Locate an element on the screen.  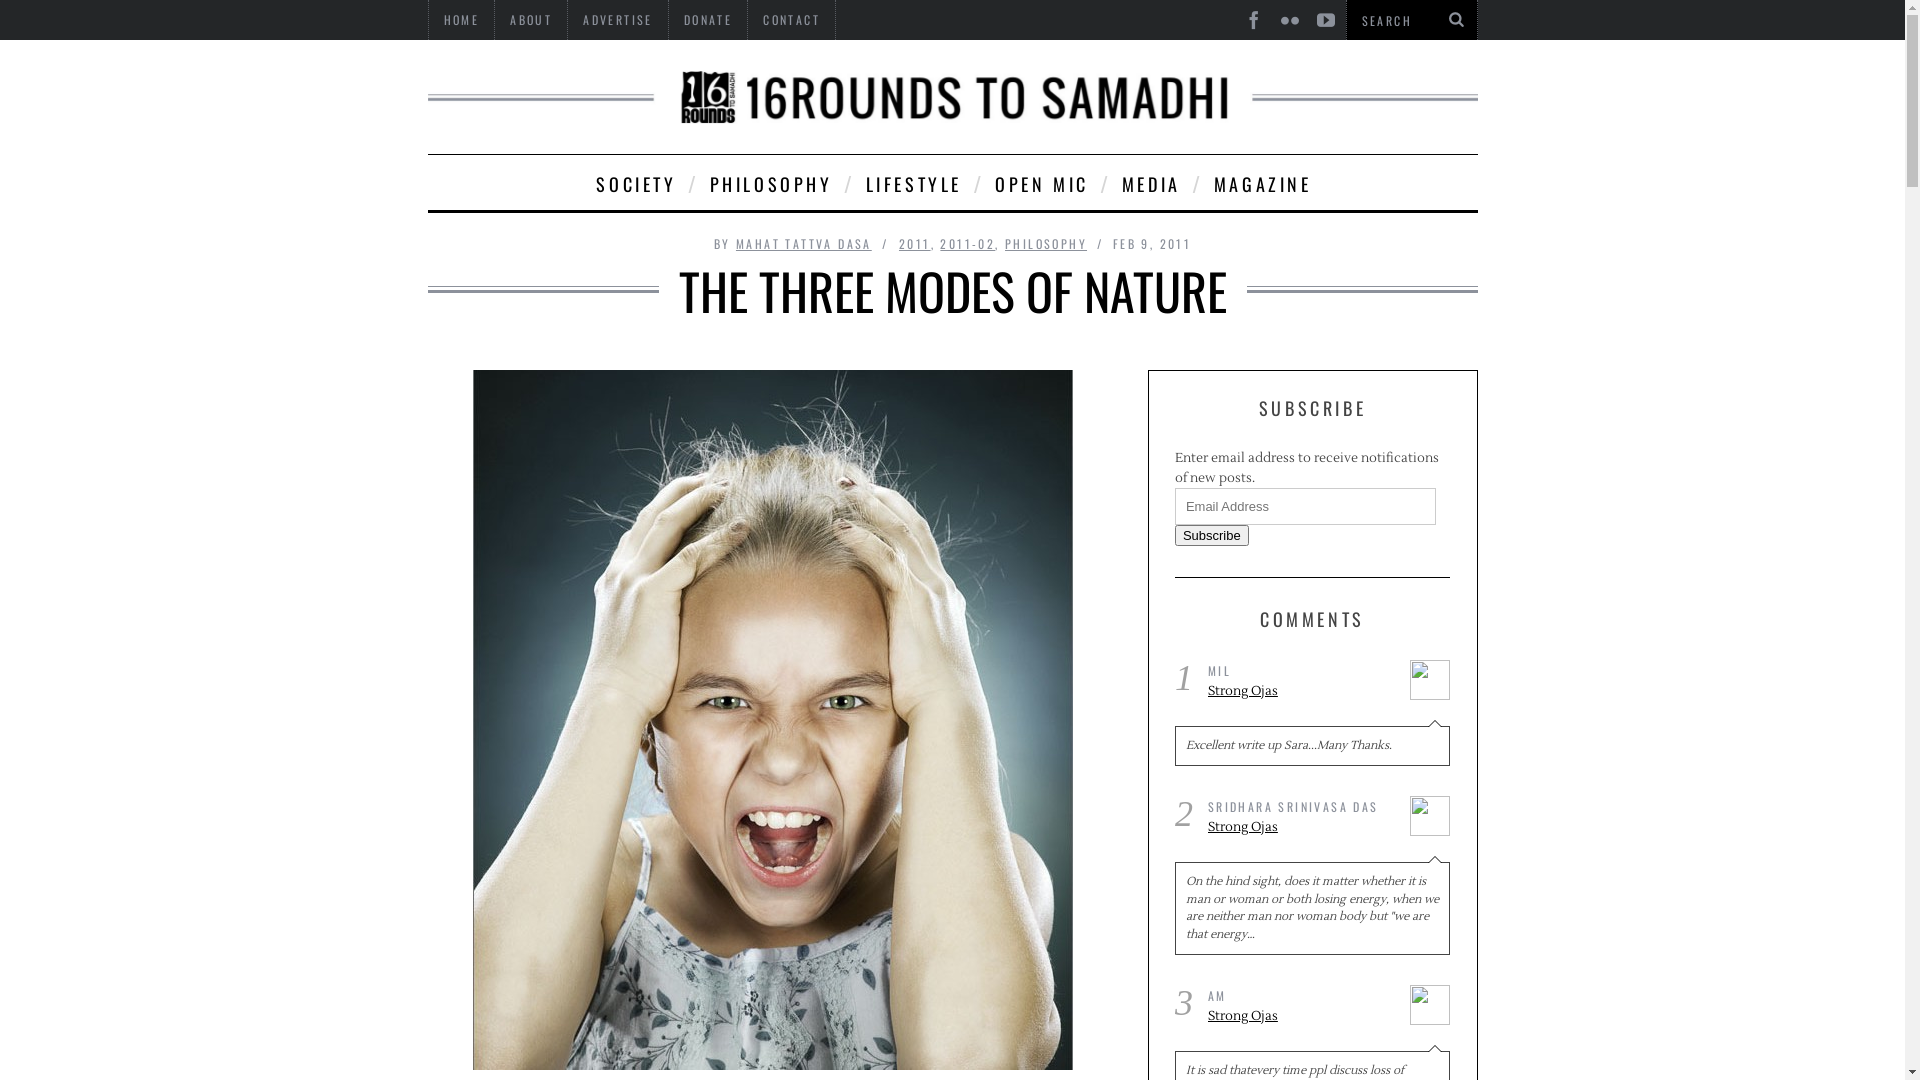
'LIFESTYLE' is located at coordinates (911, 182).